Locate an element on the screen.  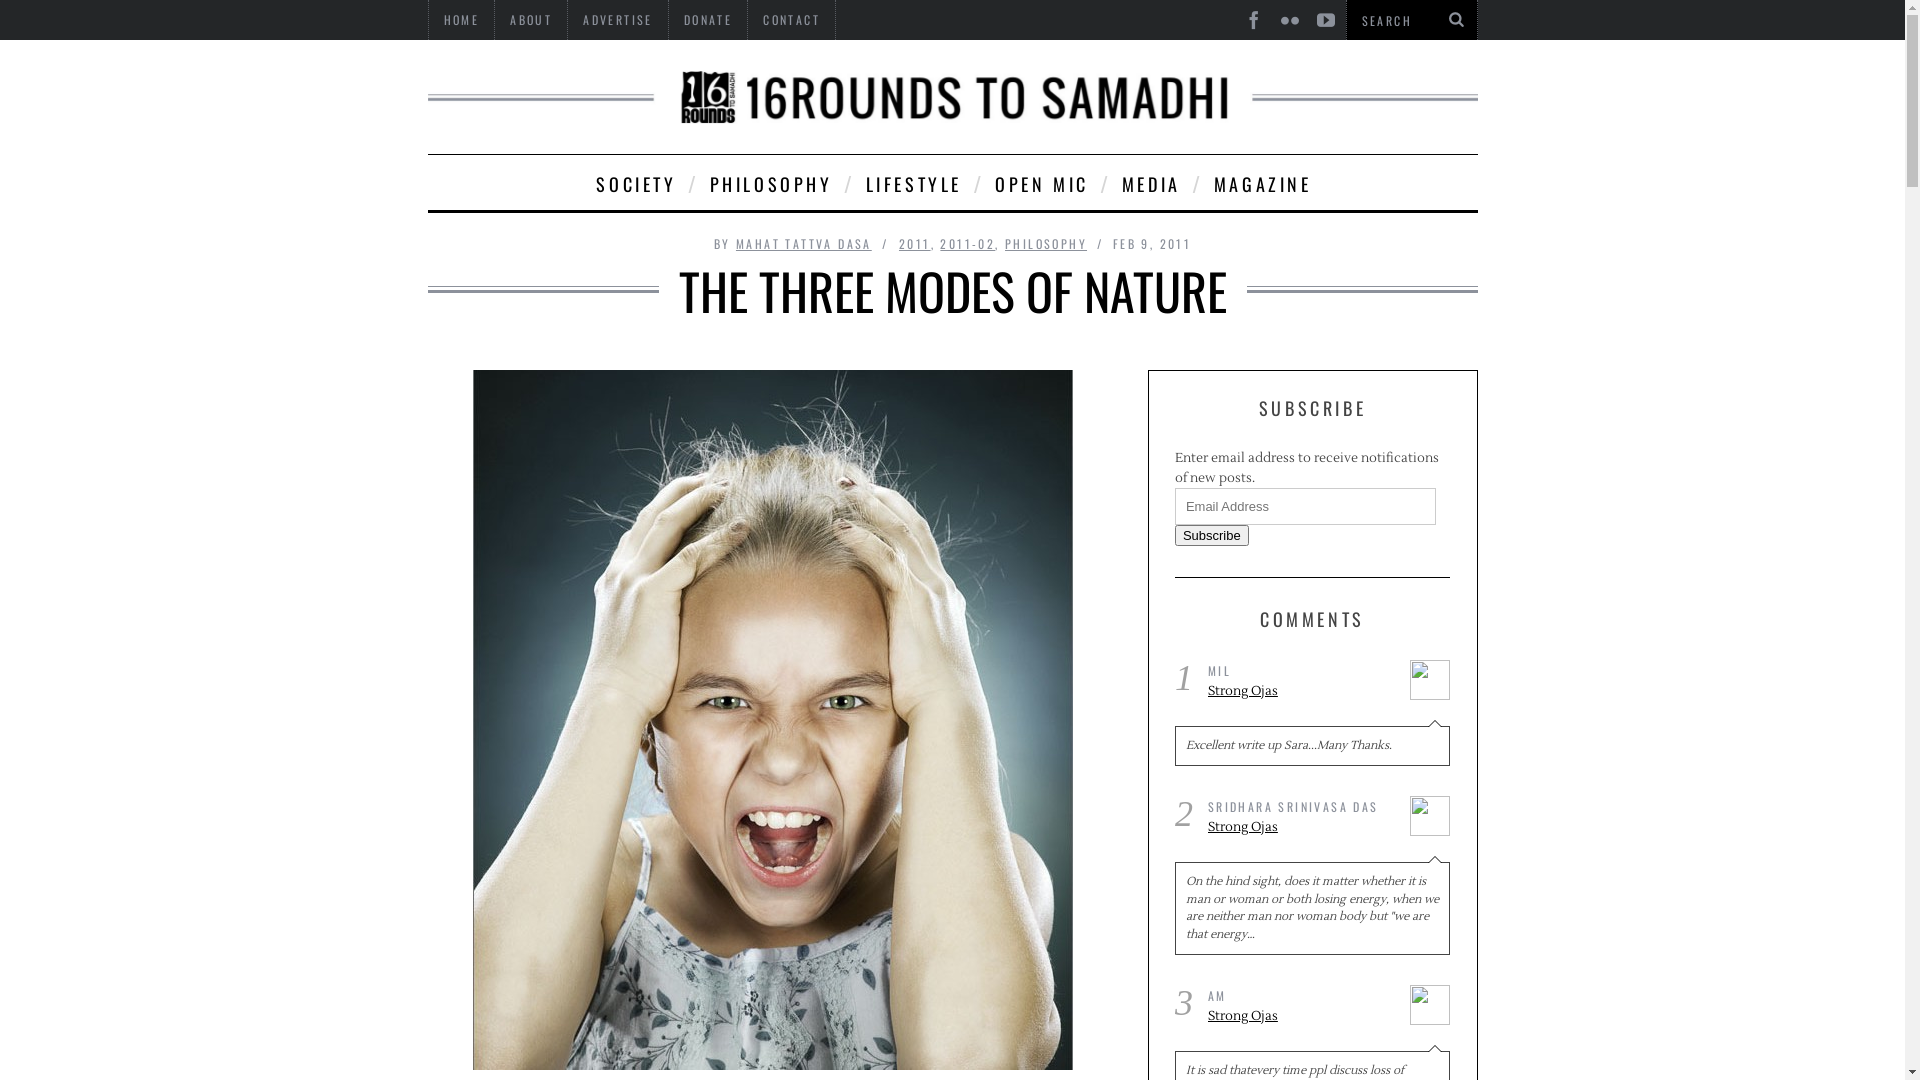
'LIFESTYLE' is located at coordinates (911, 182).